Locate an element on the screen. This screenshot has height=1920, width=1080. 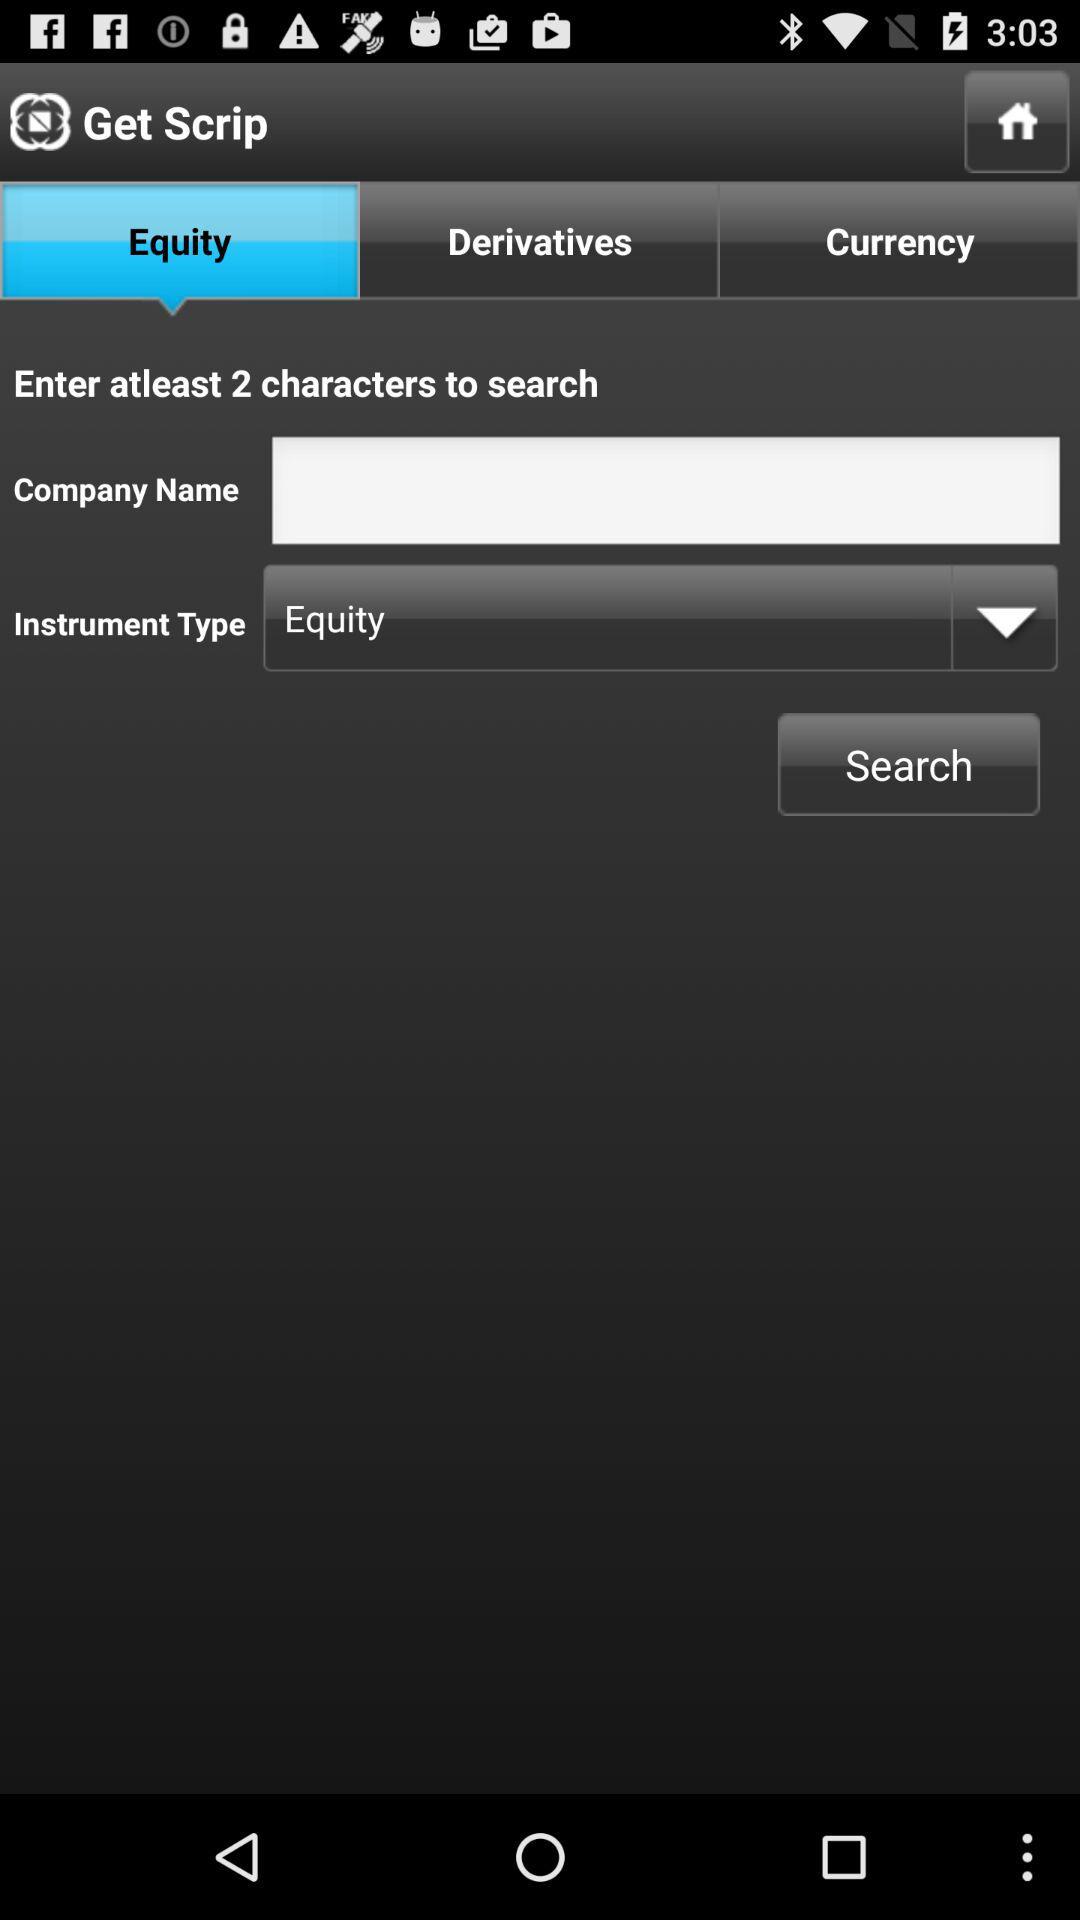
insert text is located at coordinates (666, 496).